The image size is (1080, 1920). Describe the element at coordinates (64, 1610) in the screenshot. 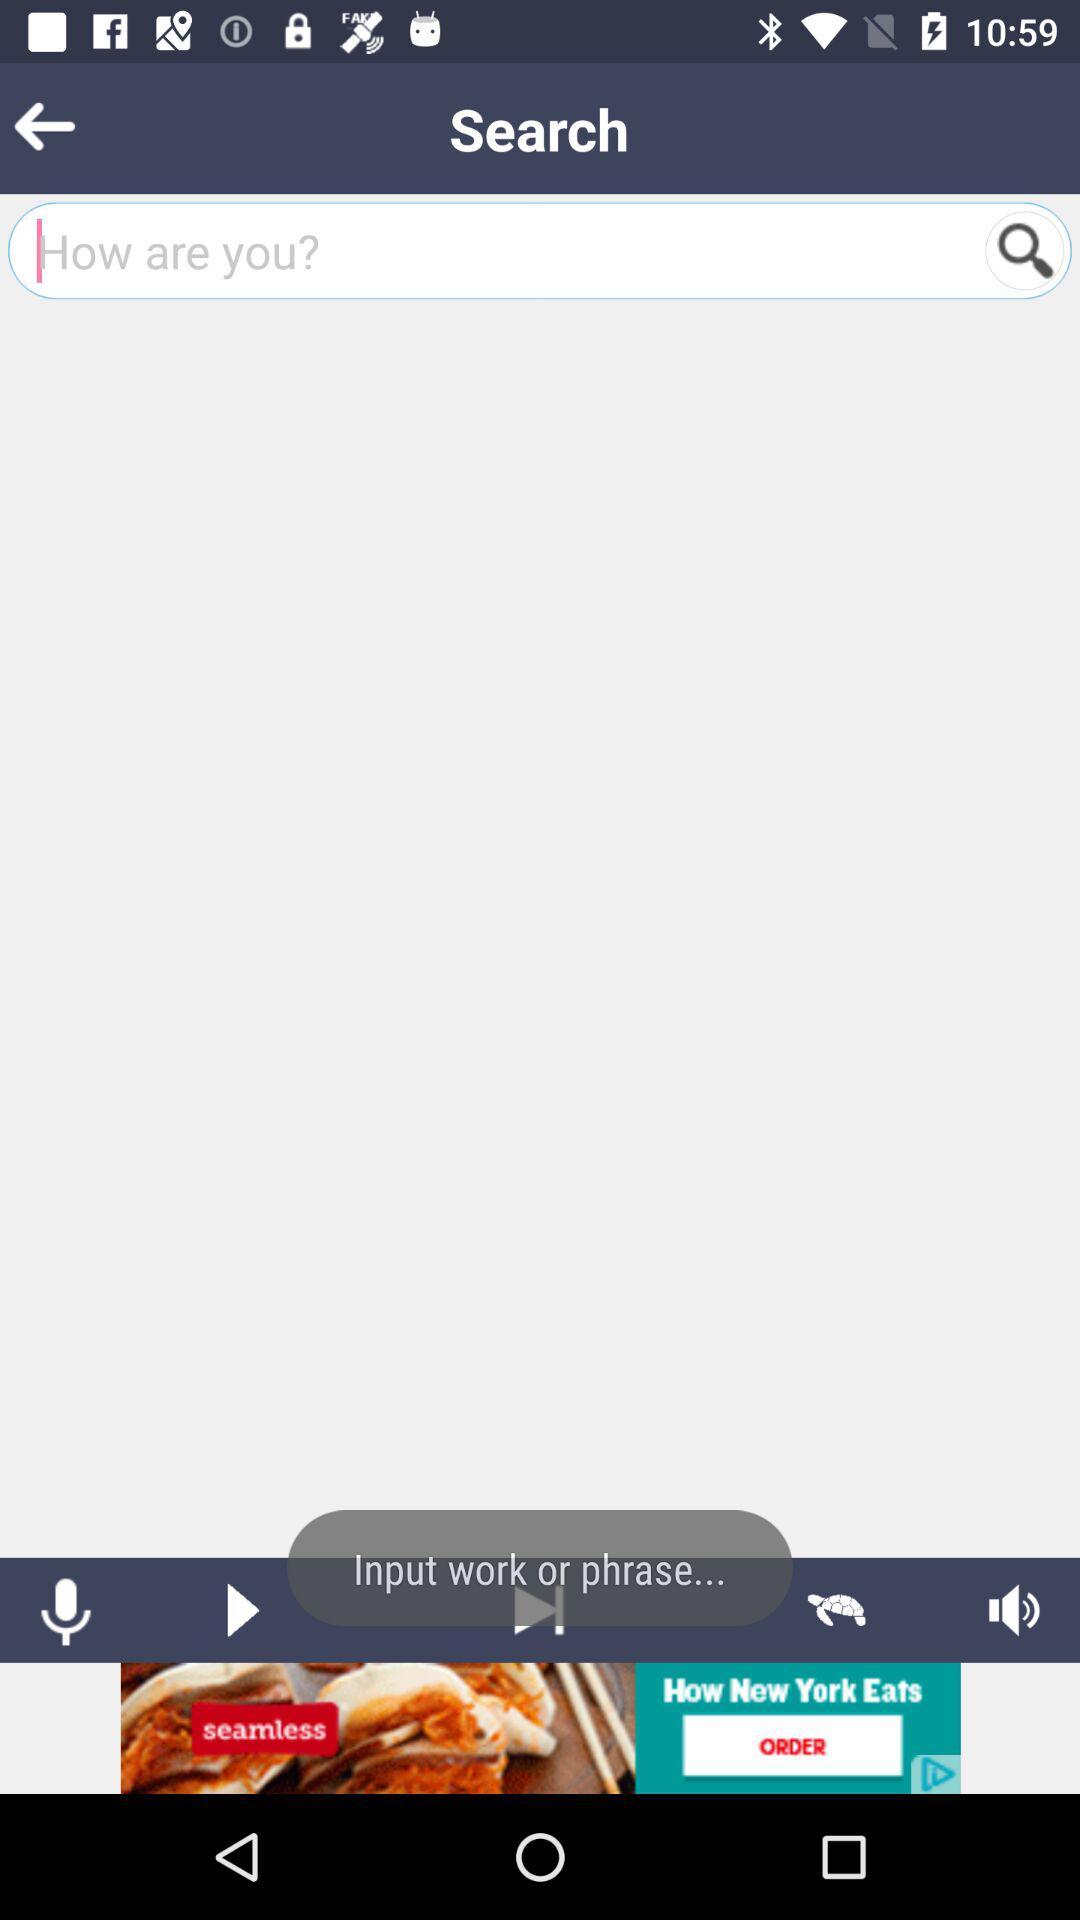

I see `the microphone icon` at that location.